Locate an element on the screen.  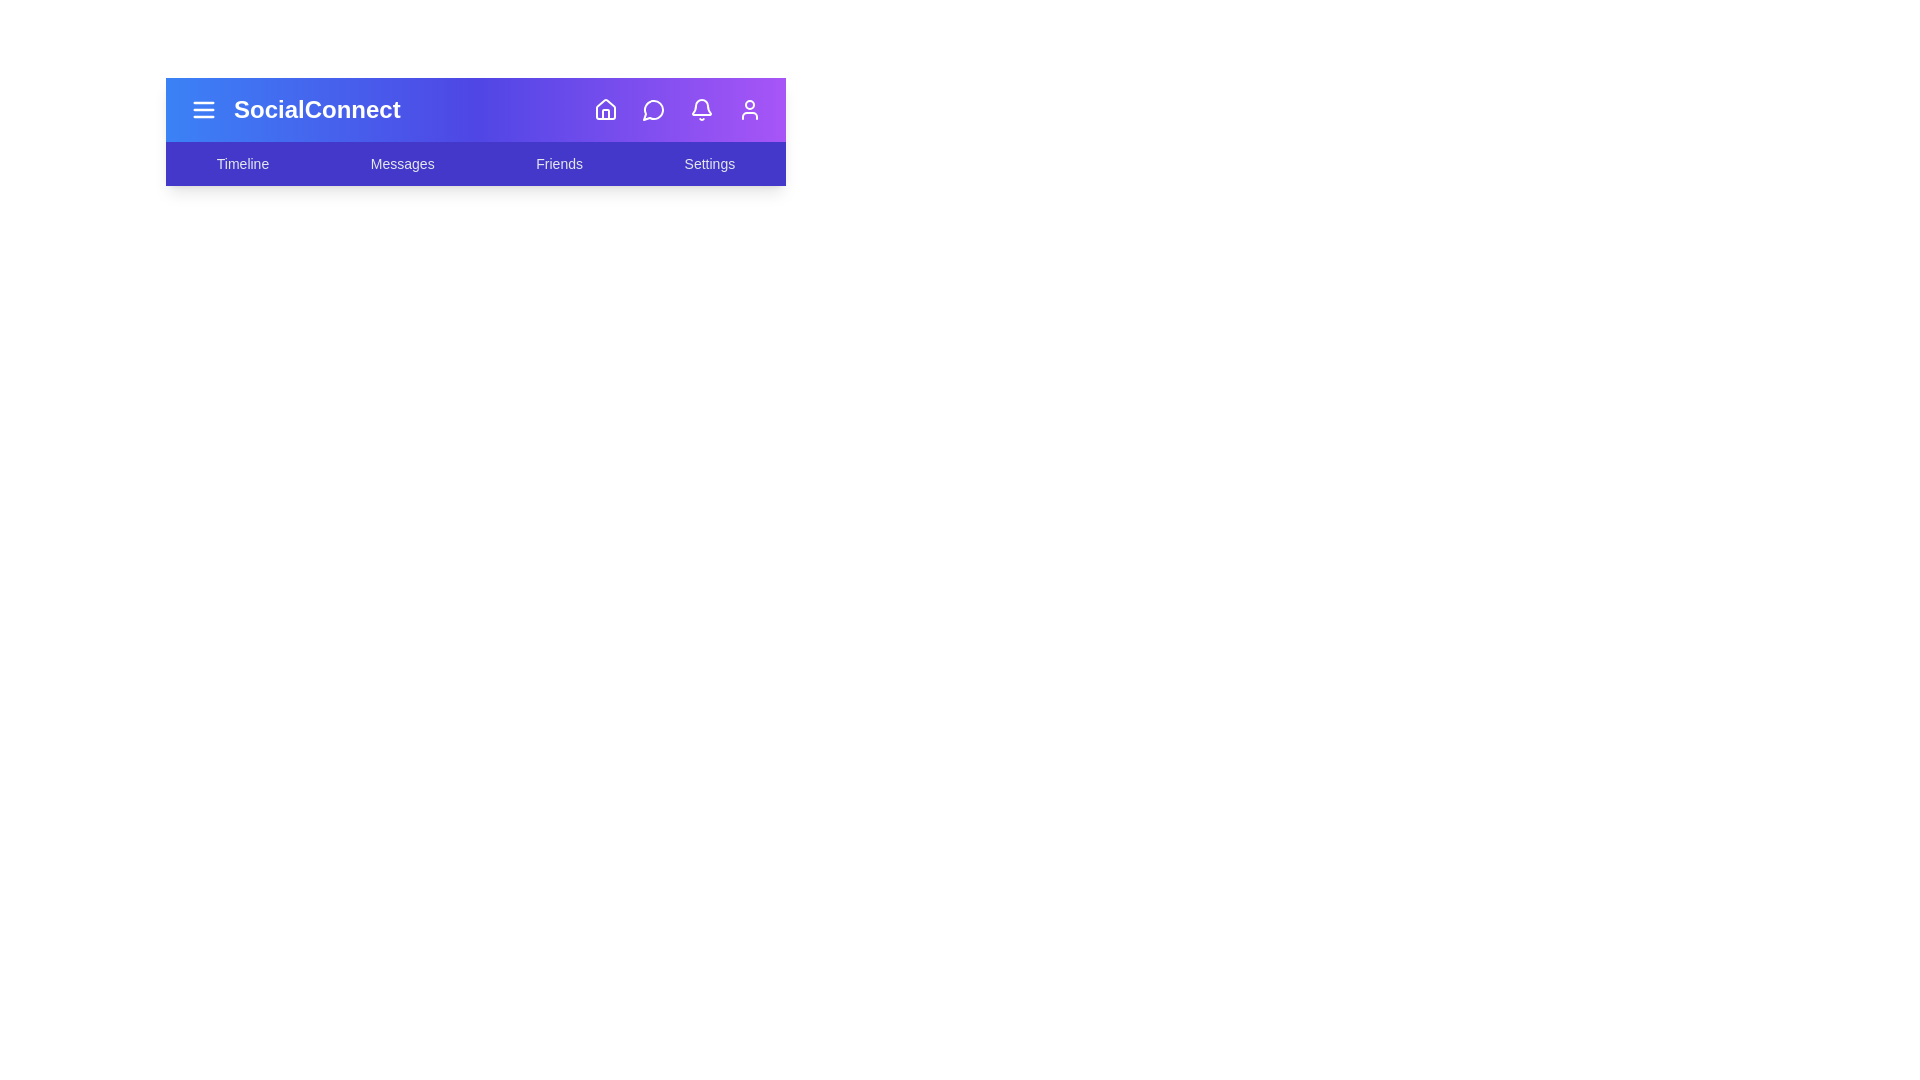
the Friends Menu to observe visual effects is located at coordinates (558, 163).